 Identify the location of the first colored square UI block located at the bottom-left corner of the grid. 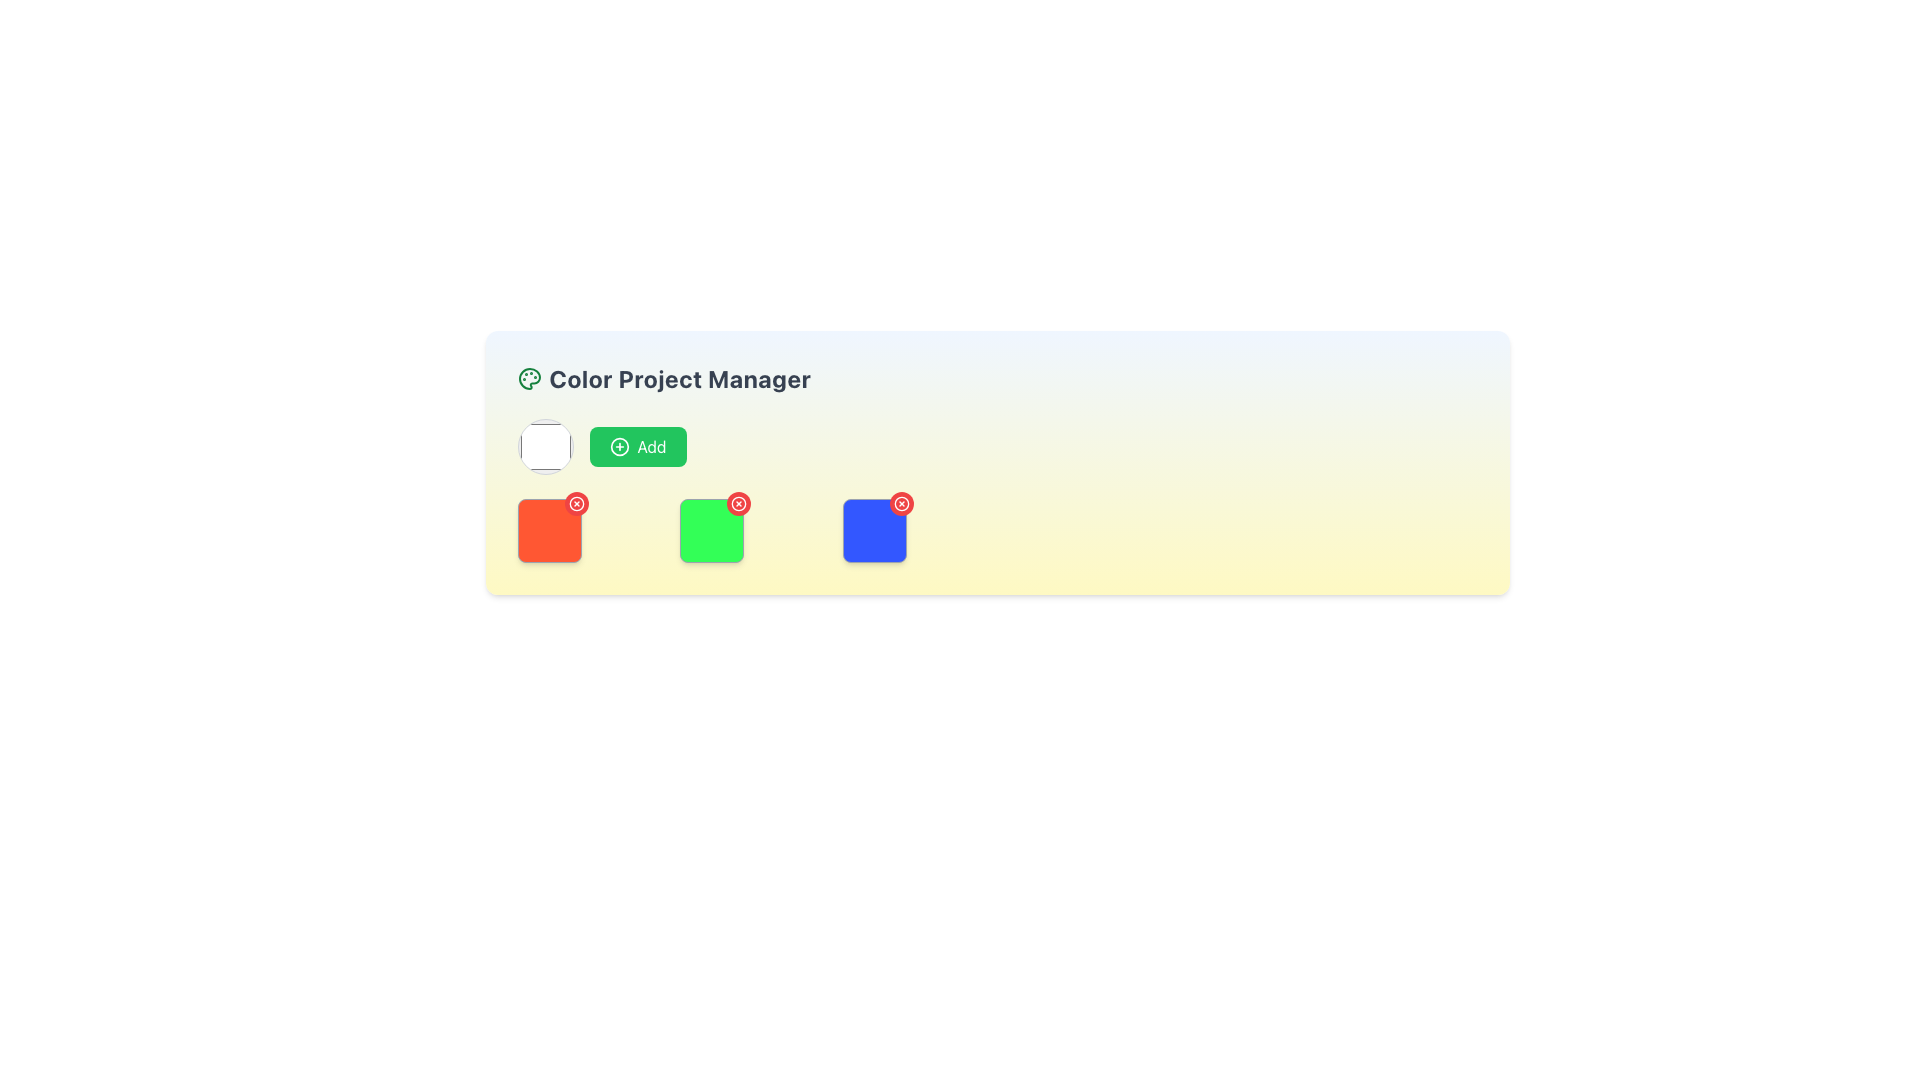
(549, 530).